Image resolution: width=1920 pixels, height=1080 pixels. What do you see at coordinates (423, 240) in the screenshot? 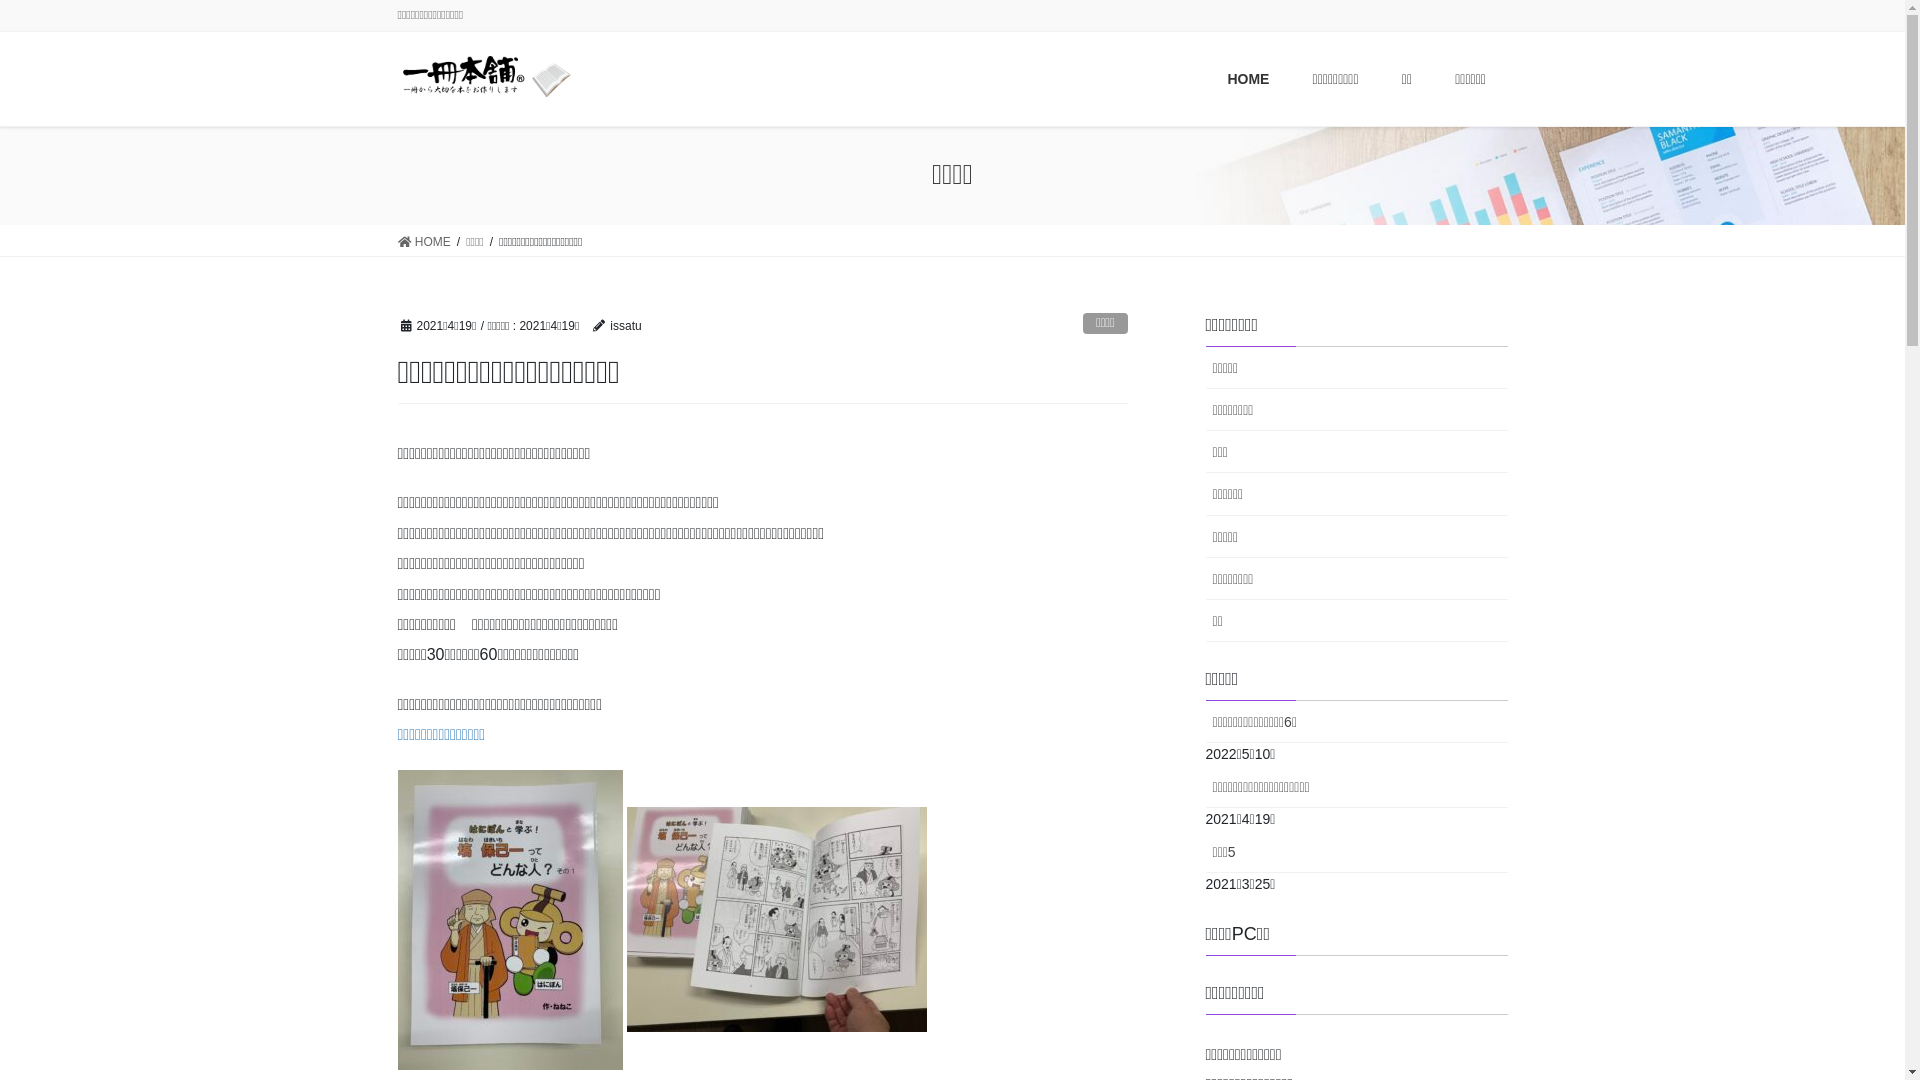
I see `'HOME'` at bounding box center [423, 240].